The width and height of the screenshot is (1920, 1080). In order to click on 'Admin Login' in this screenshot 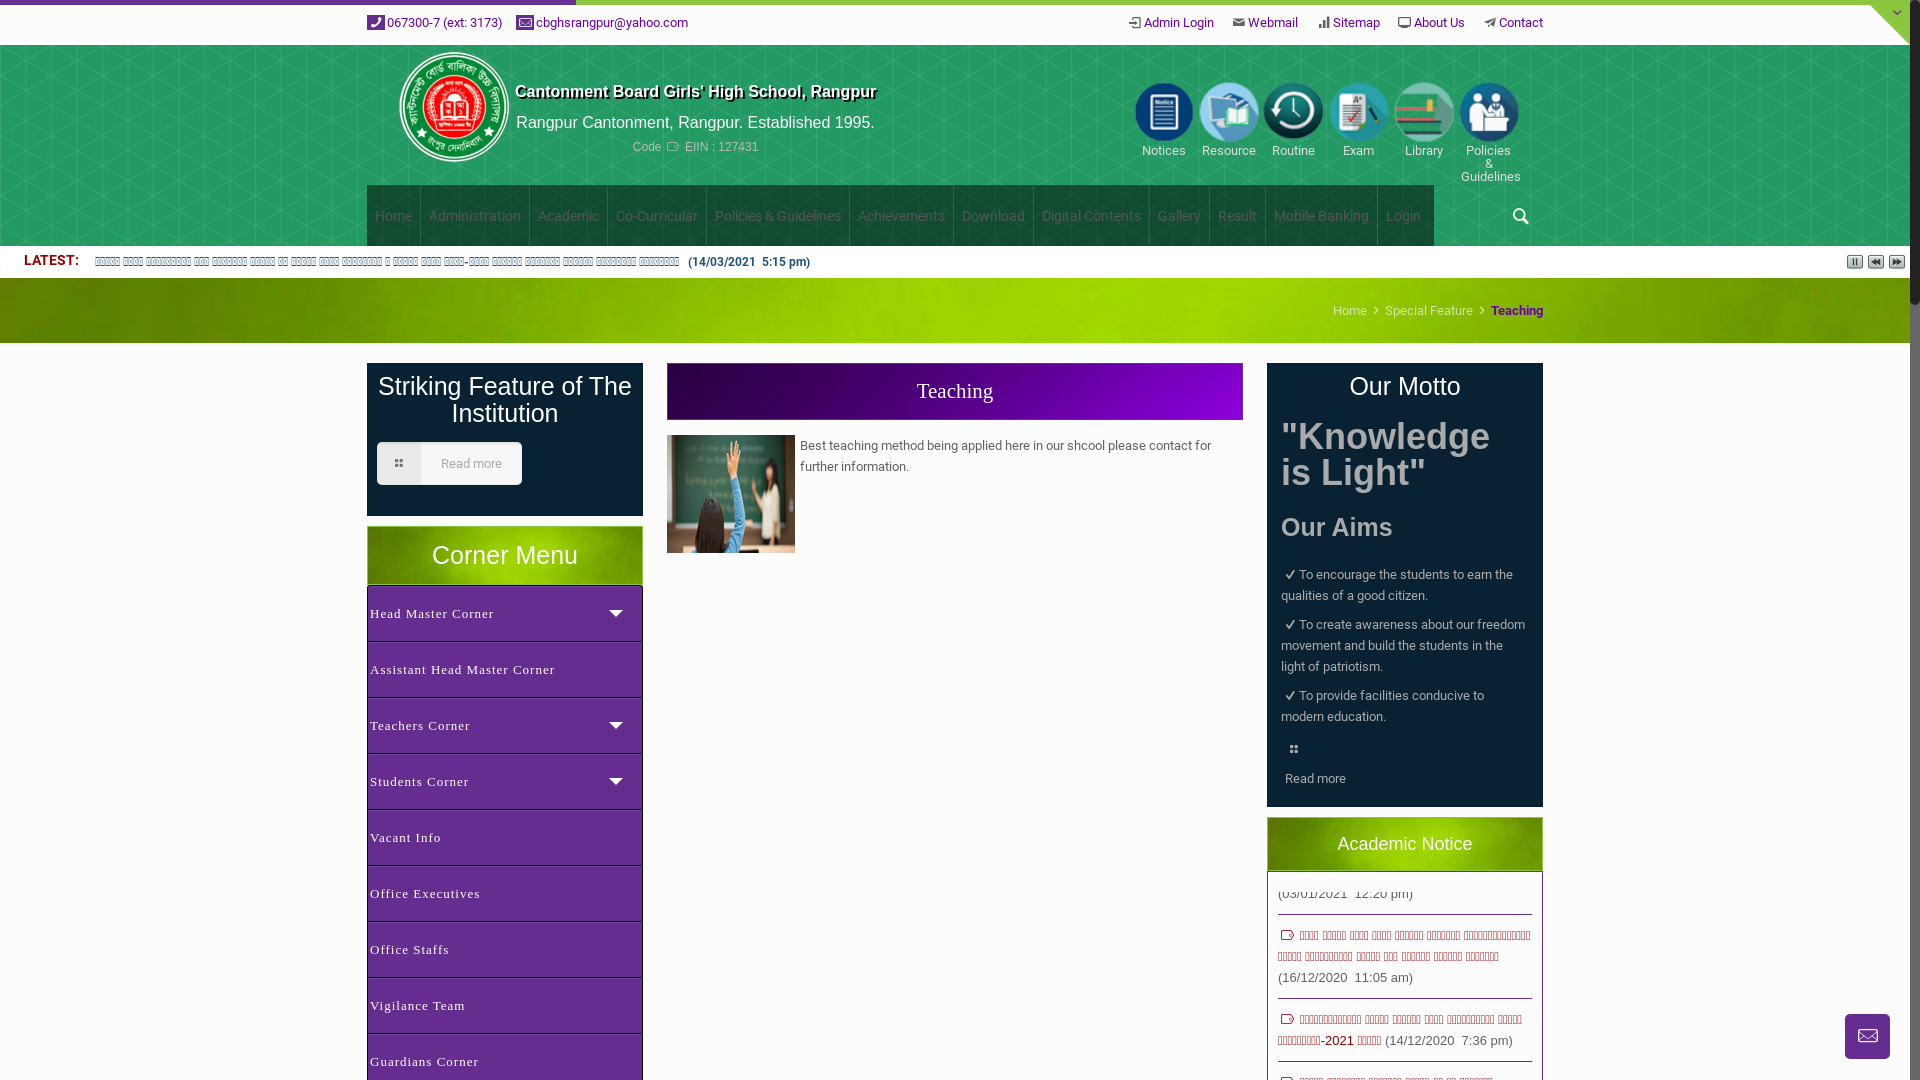, I will do `click(1143, 22)`.